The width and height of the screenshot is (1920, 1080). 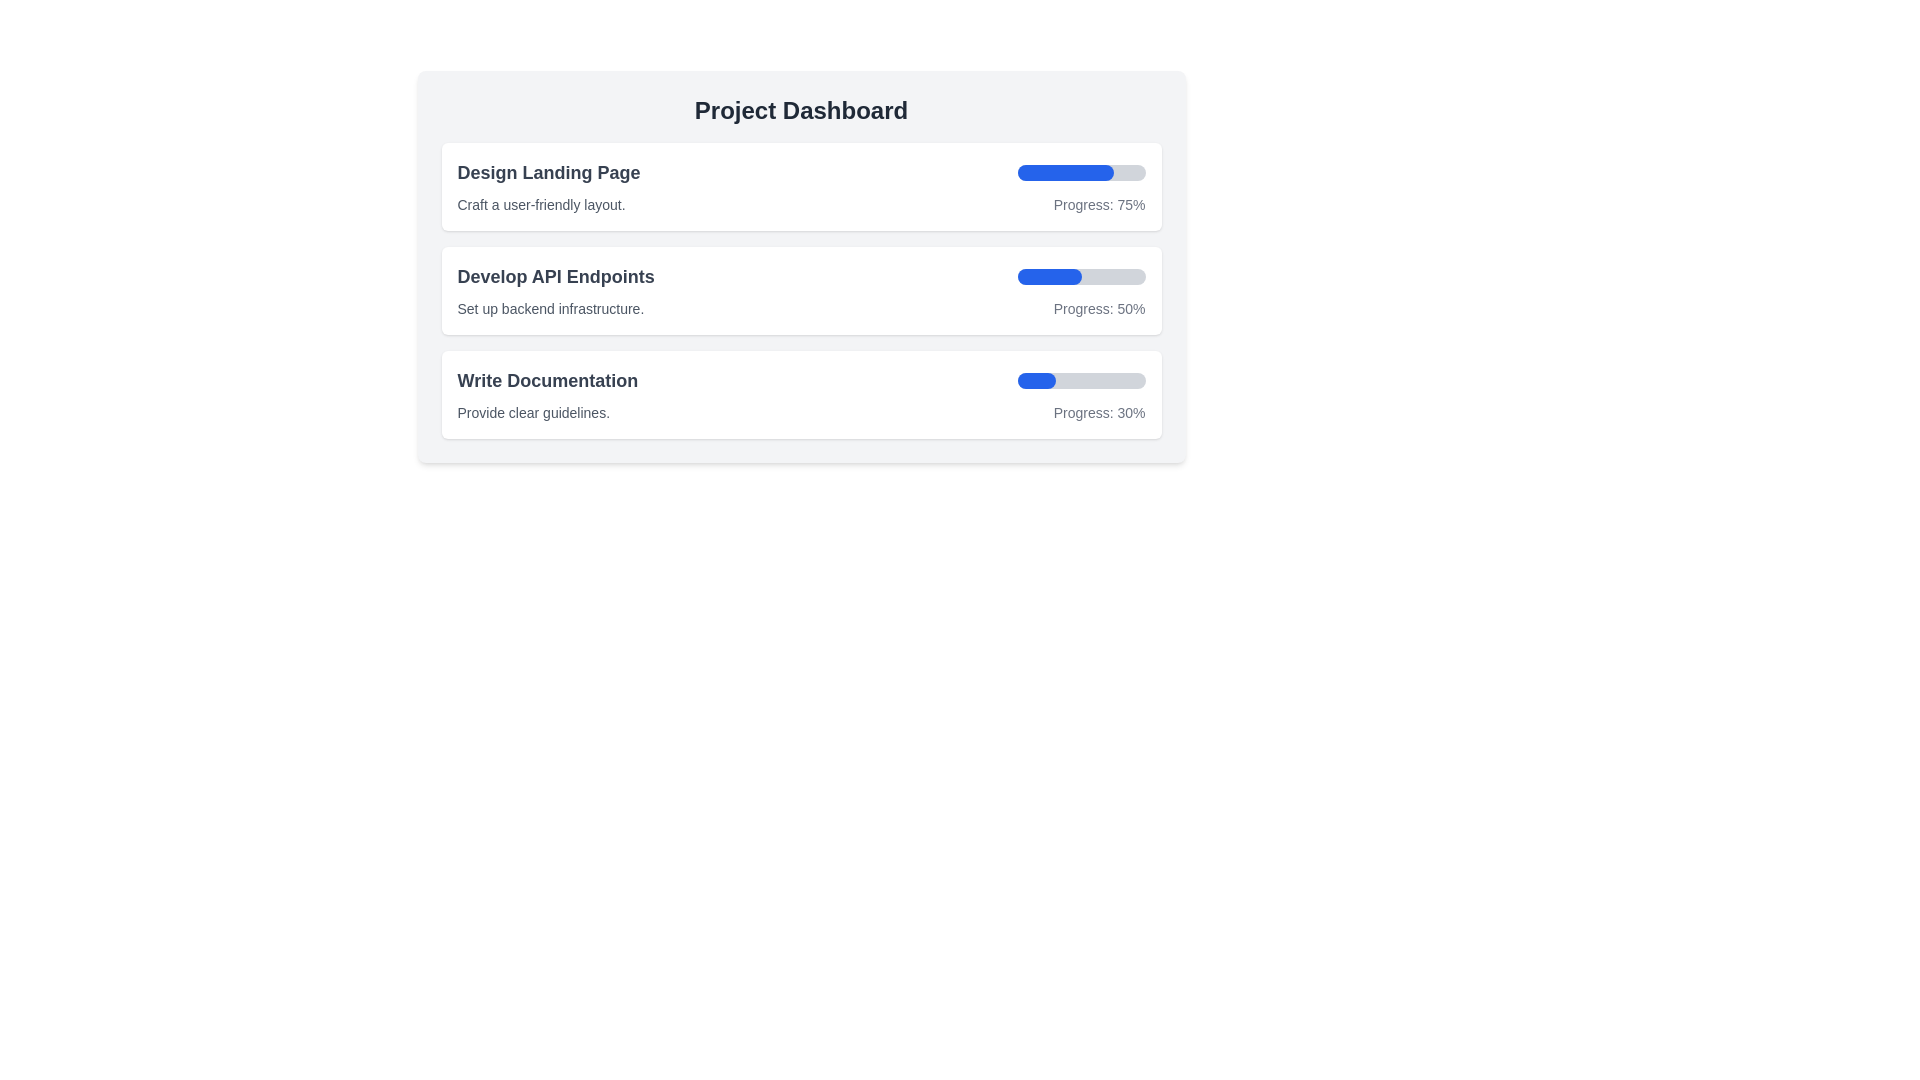 I want to click on contents of the progress tracker for the task 'Develop API Endpoints', which is the second item under the 'Project Dashboard' section, so click(x=801, y=265).